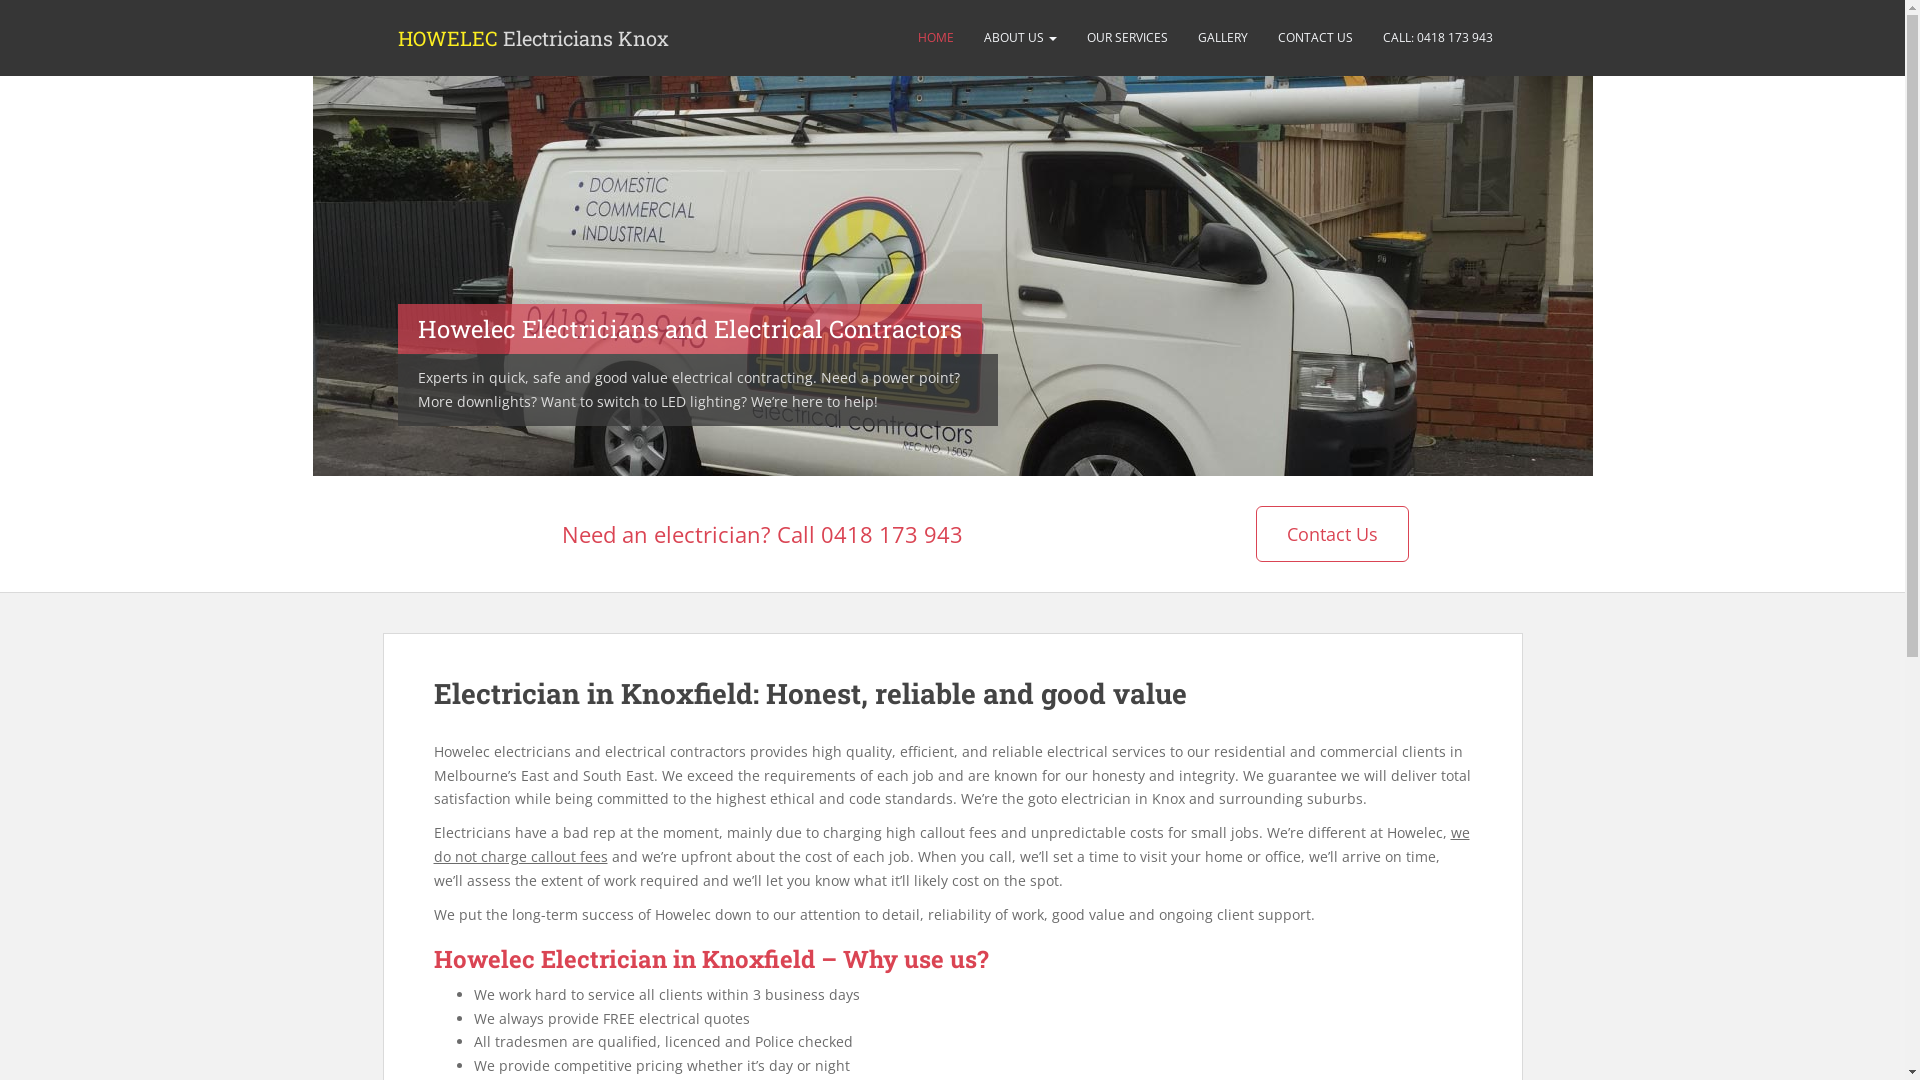  What do you see at coordinates (1437, 38) in the screenshot?
I see `'CALL: 0418 173 943'` at bounding box center [1437, 38].